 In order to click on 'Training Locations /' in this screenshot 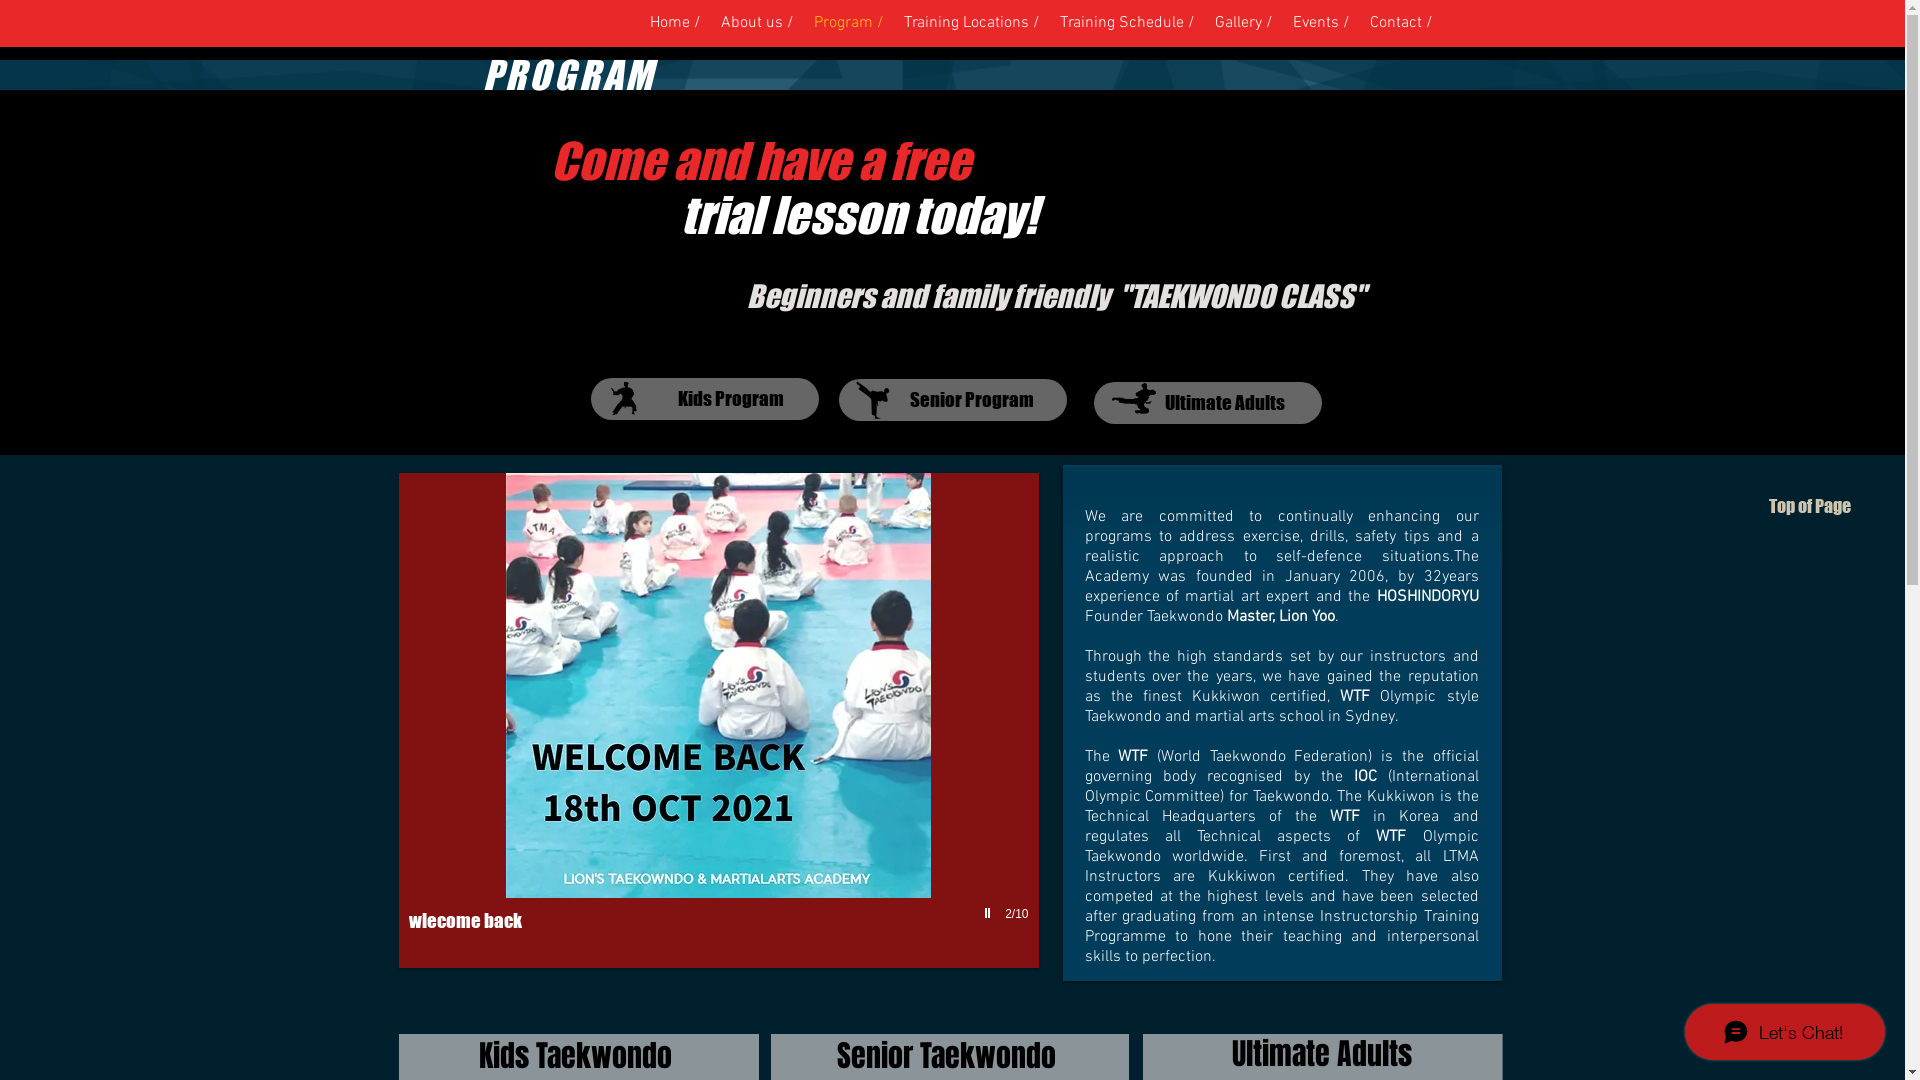, I will do `click(971, 23)`.